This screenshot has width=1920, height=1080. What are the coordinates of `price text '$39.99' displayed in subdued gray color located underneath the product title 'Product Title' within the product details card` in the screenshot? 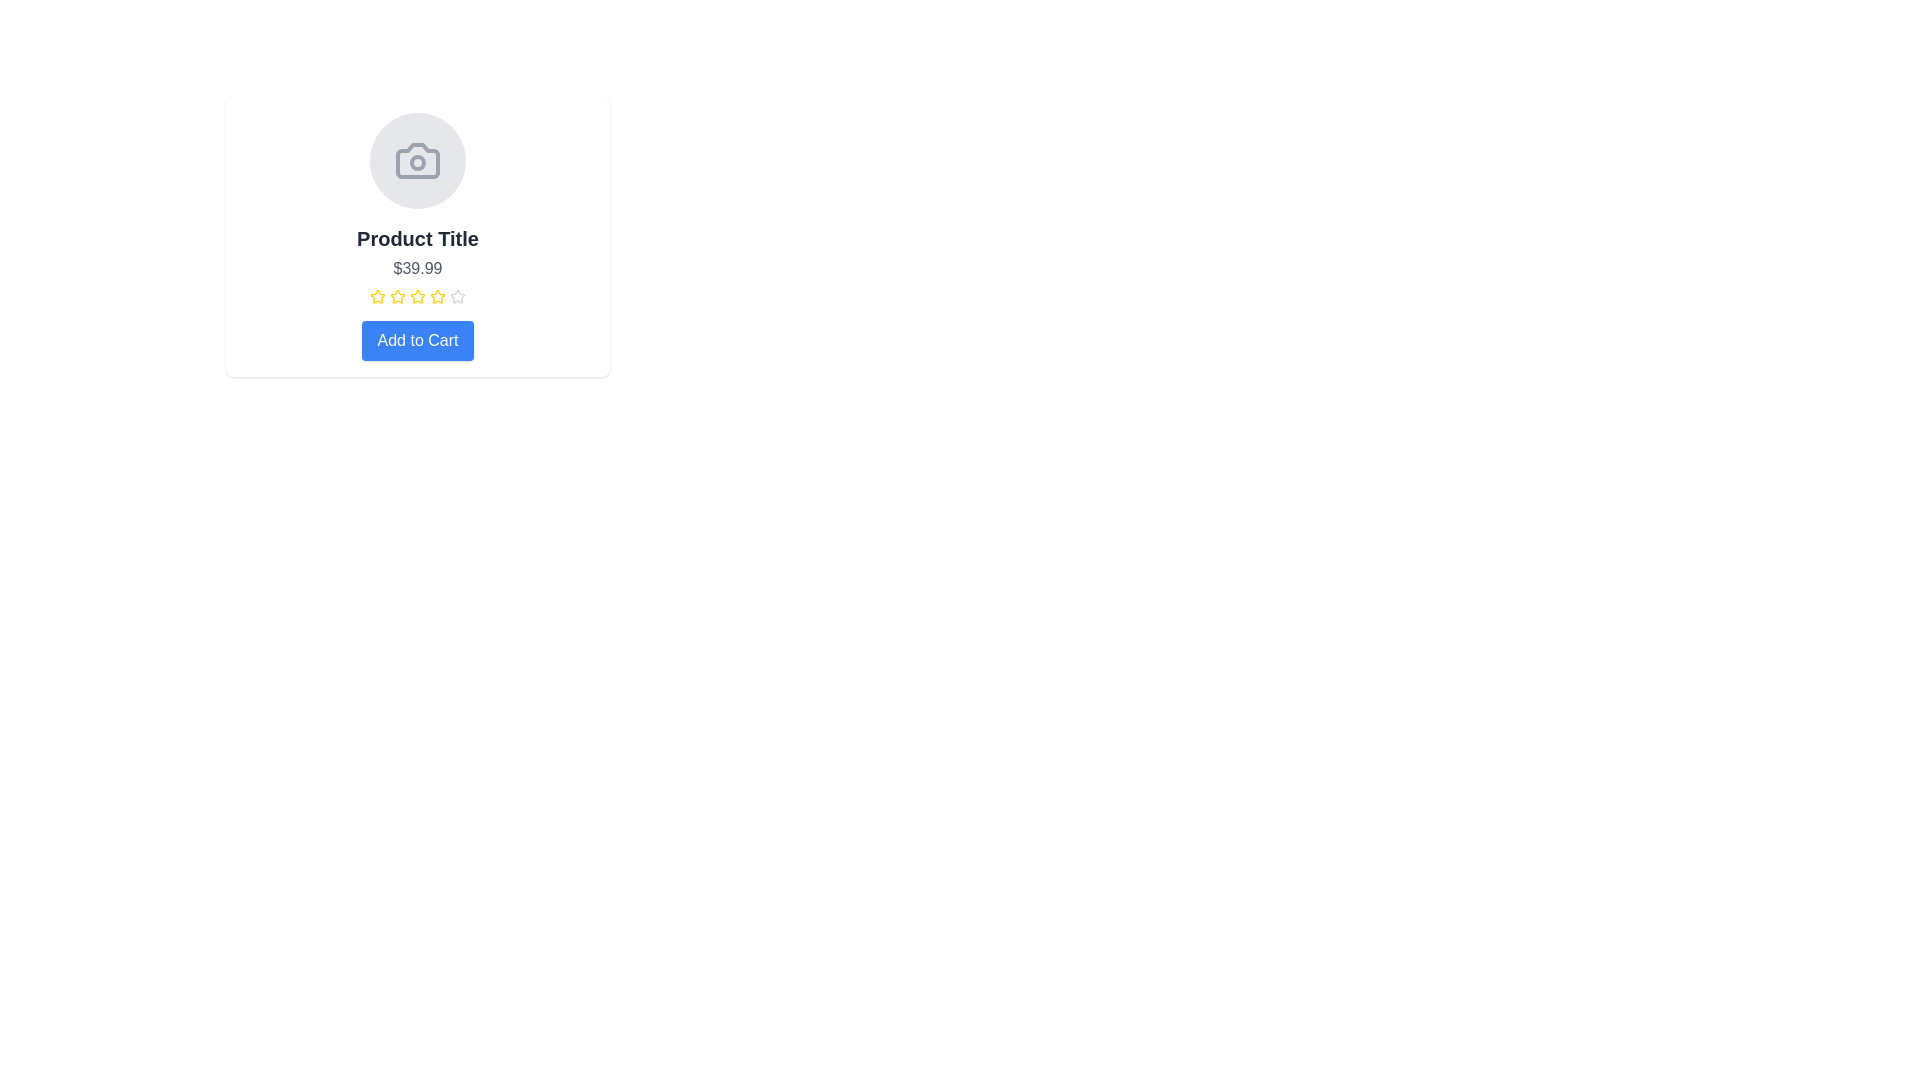 It's located at (416, 268).